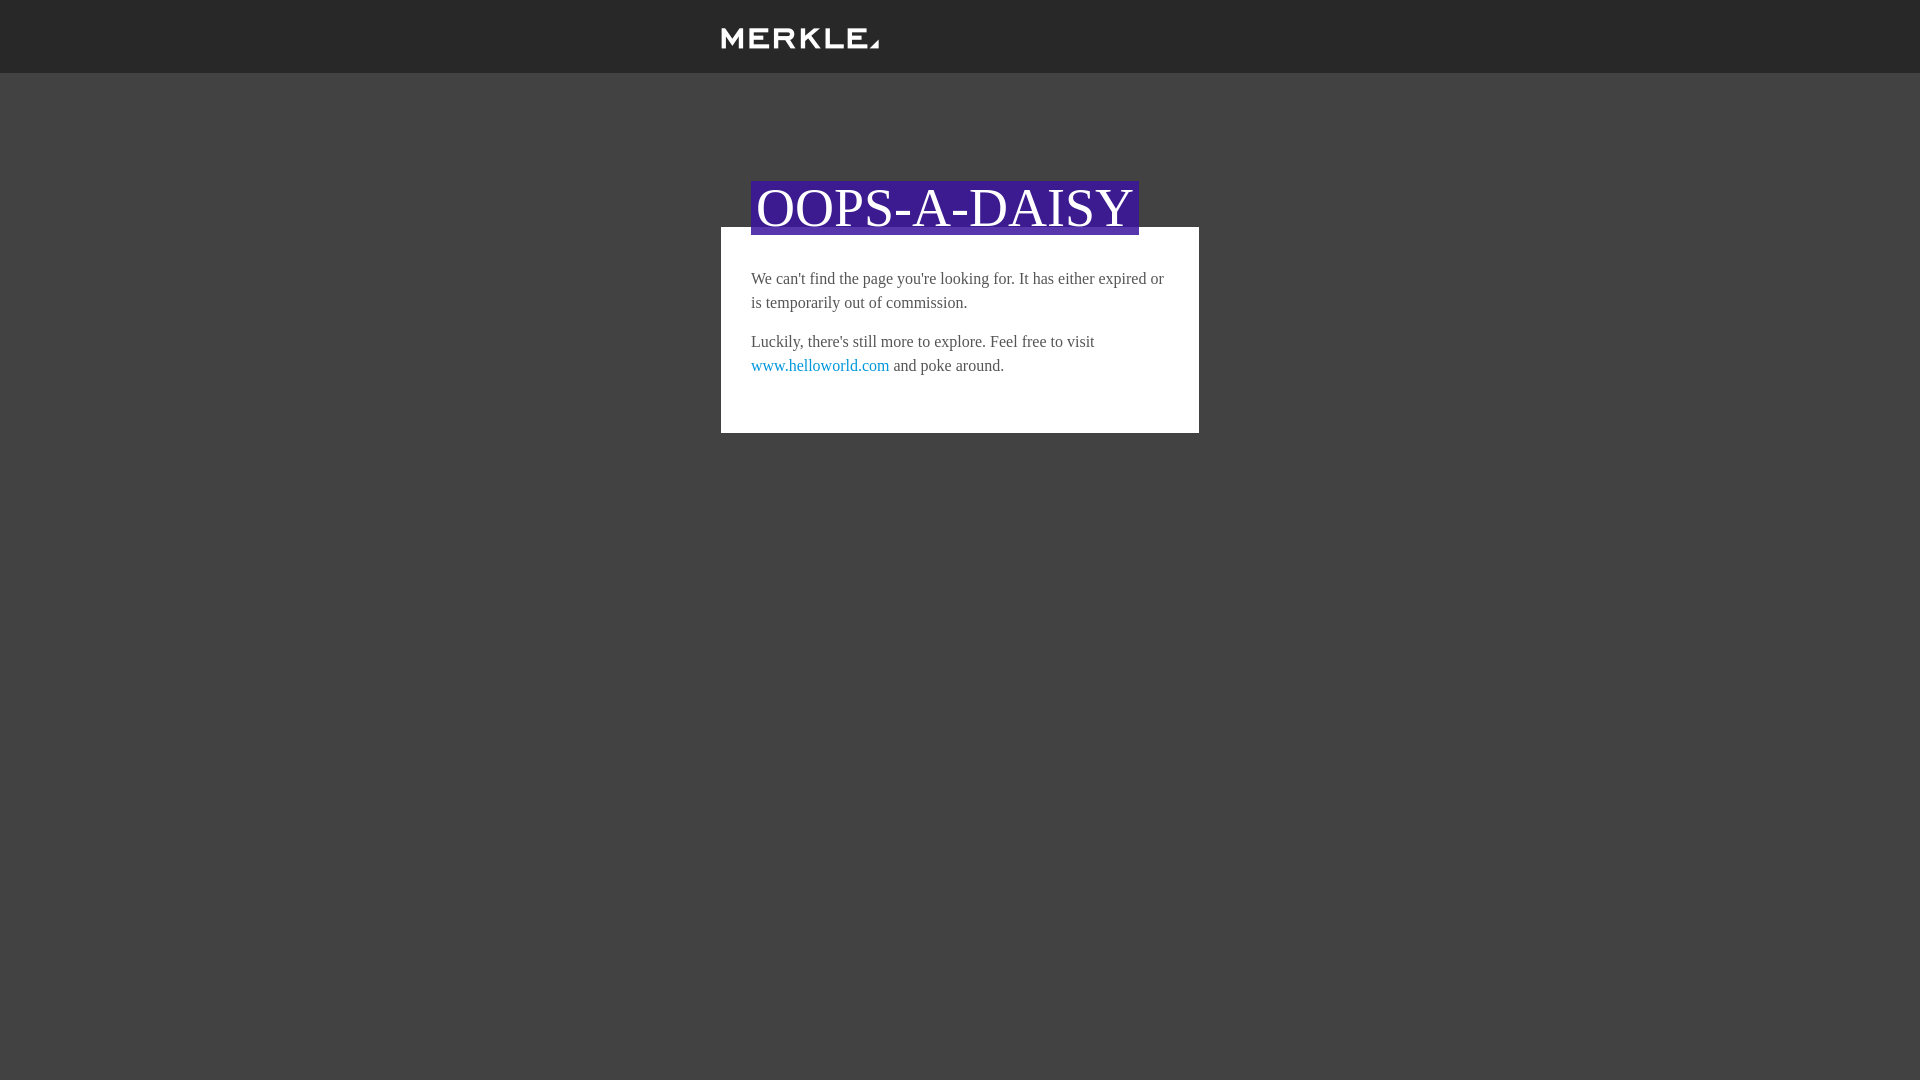 The width and height of the screenshot is (1920, 1080). I want to click on 'www.helloworld.com', so click(820, 365).